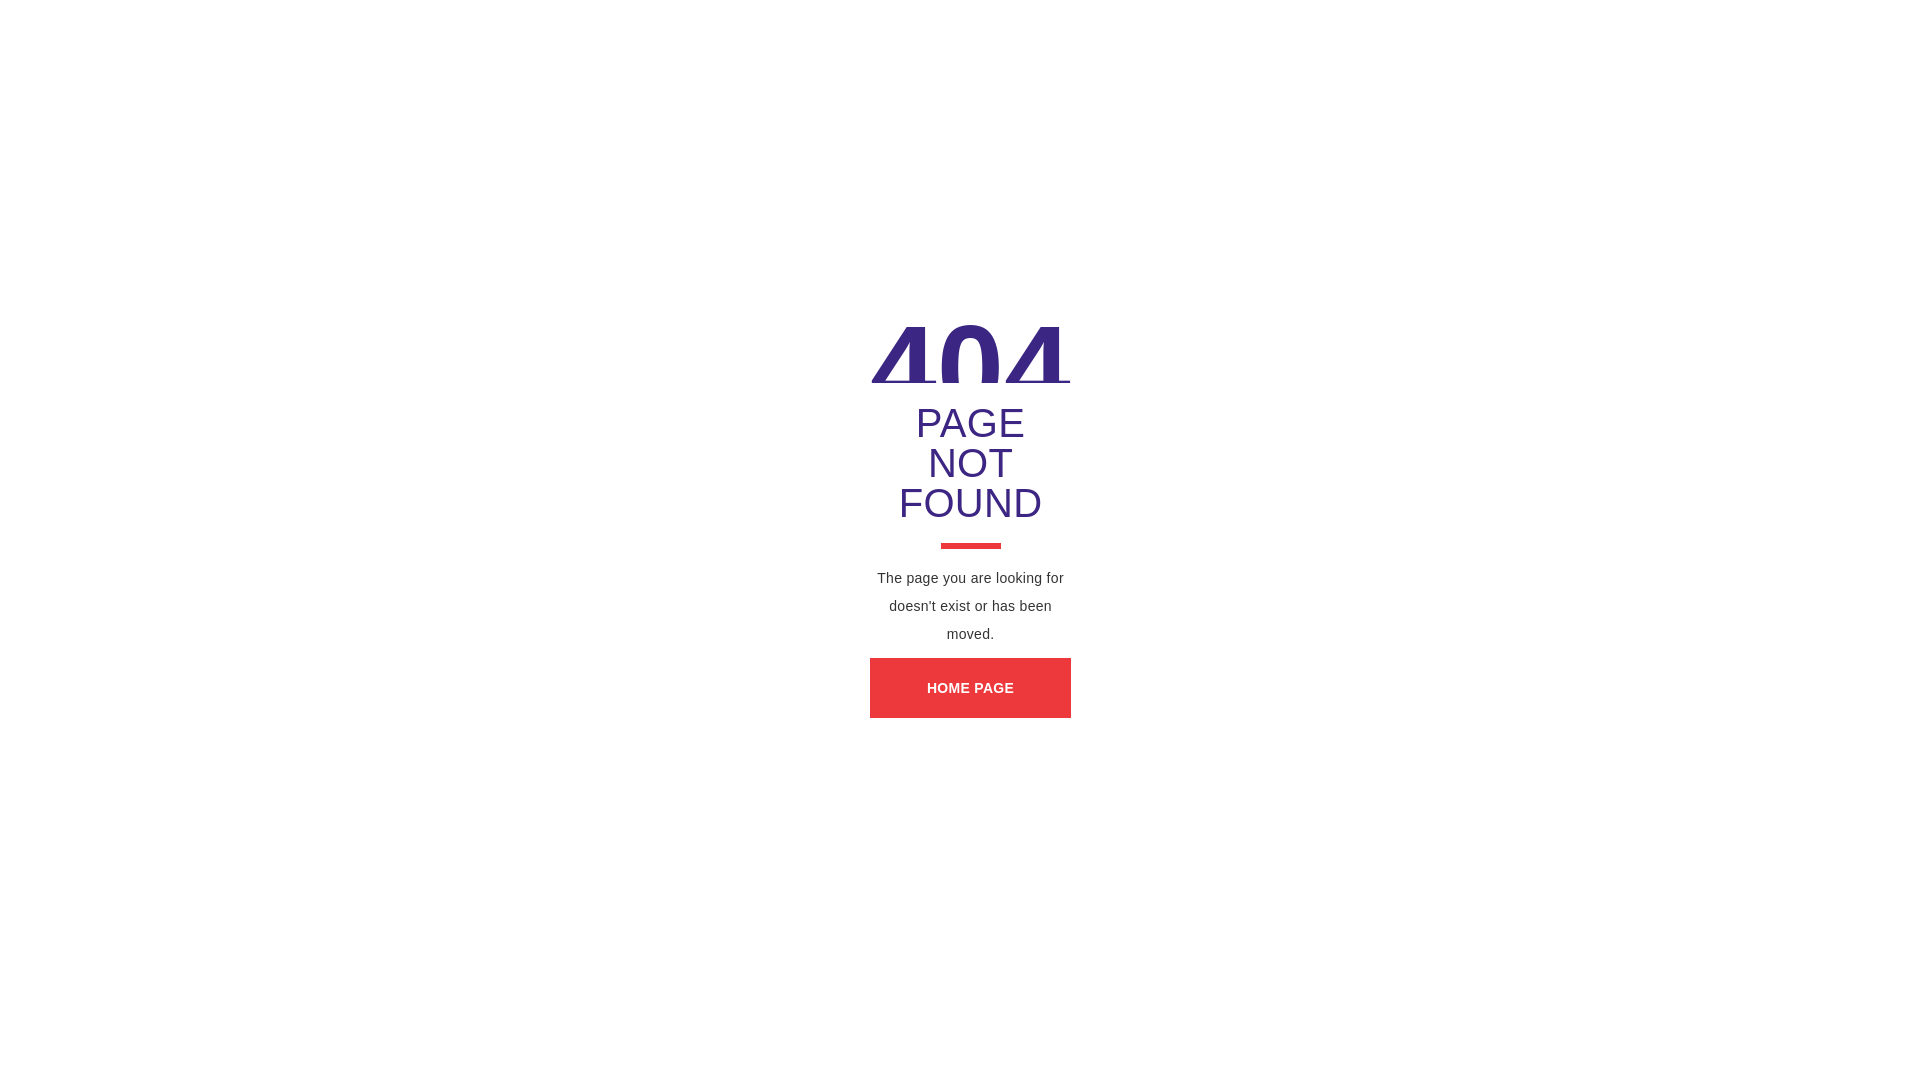  What do you see at coordinates (970, 686) in the screenshot?
I see `'HOME PAGE'` at bounding box center [970, 686].